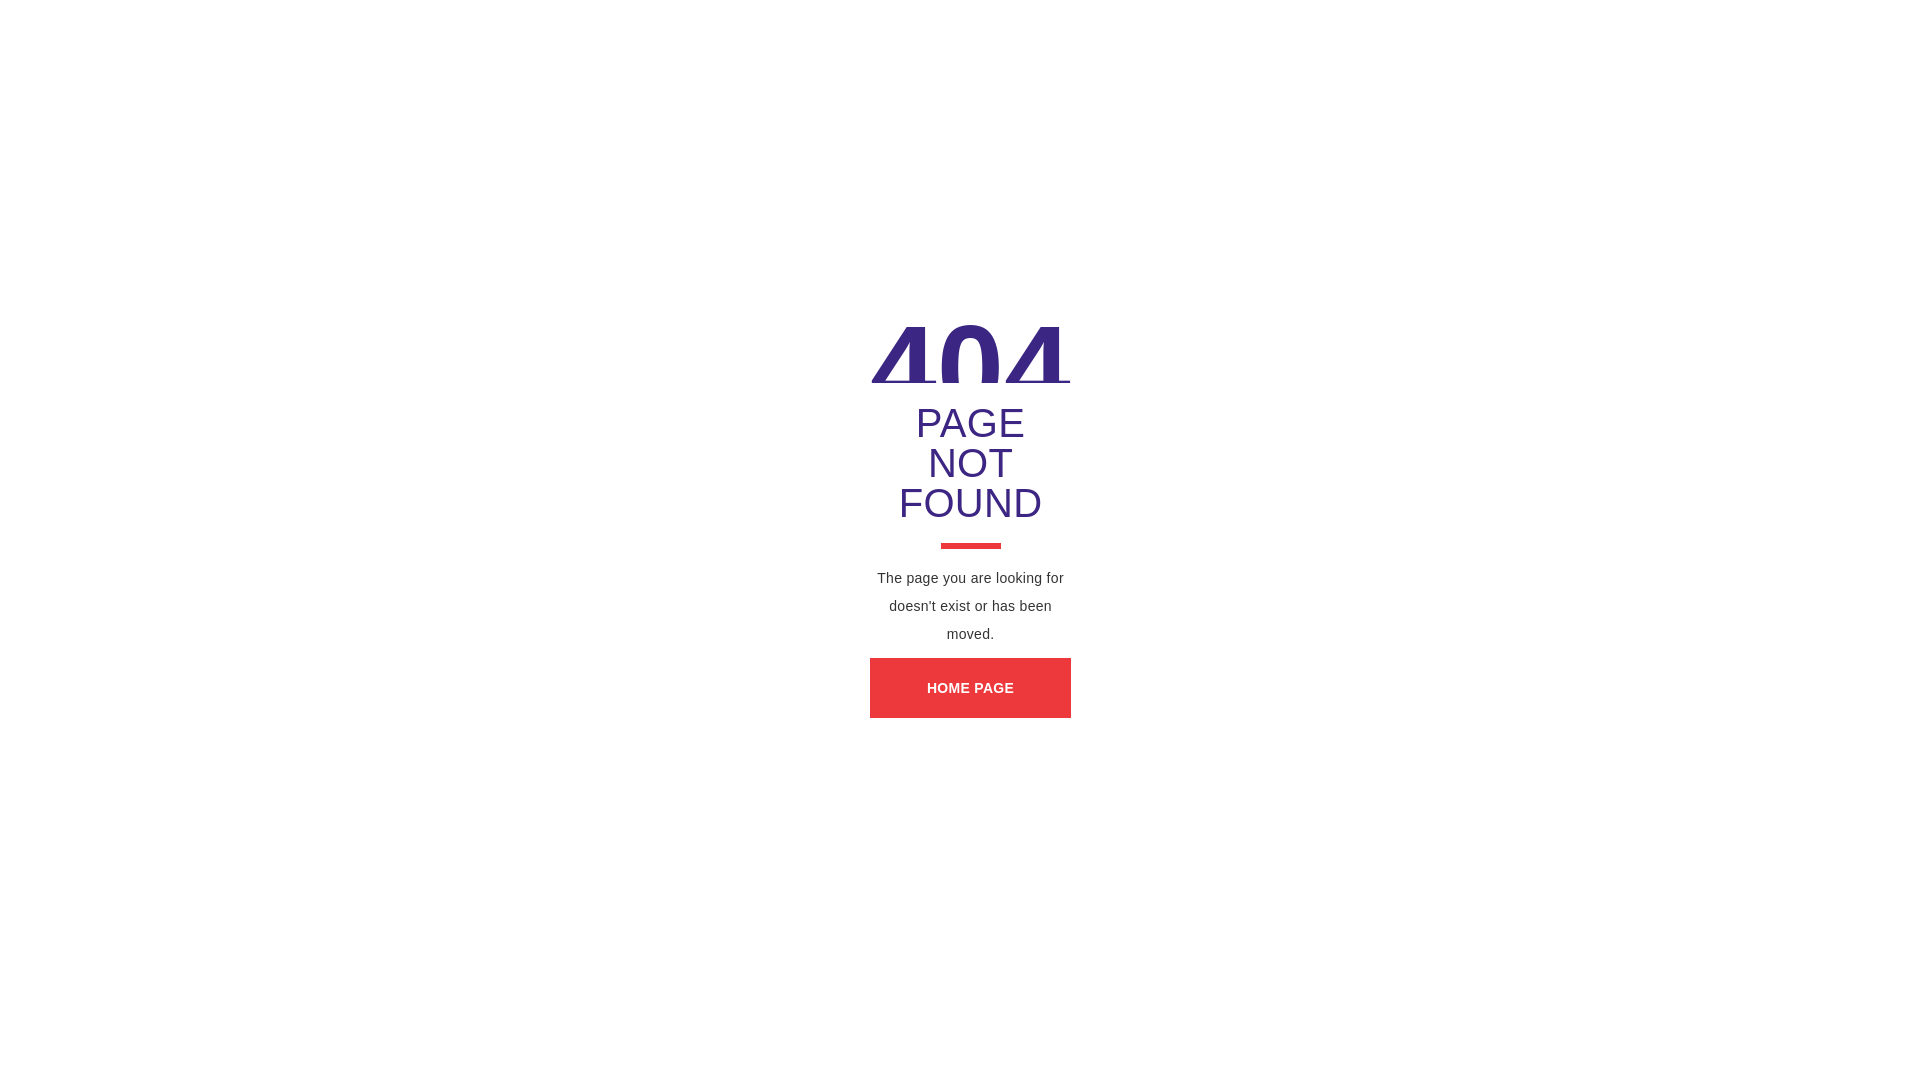  What do you see at coordinates (970, 686) in the screenshot?
I see `'HOME PAGE'` at bounding box center [970, 686].